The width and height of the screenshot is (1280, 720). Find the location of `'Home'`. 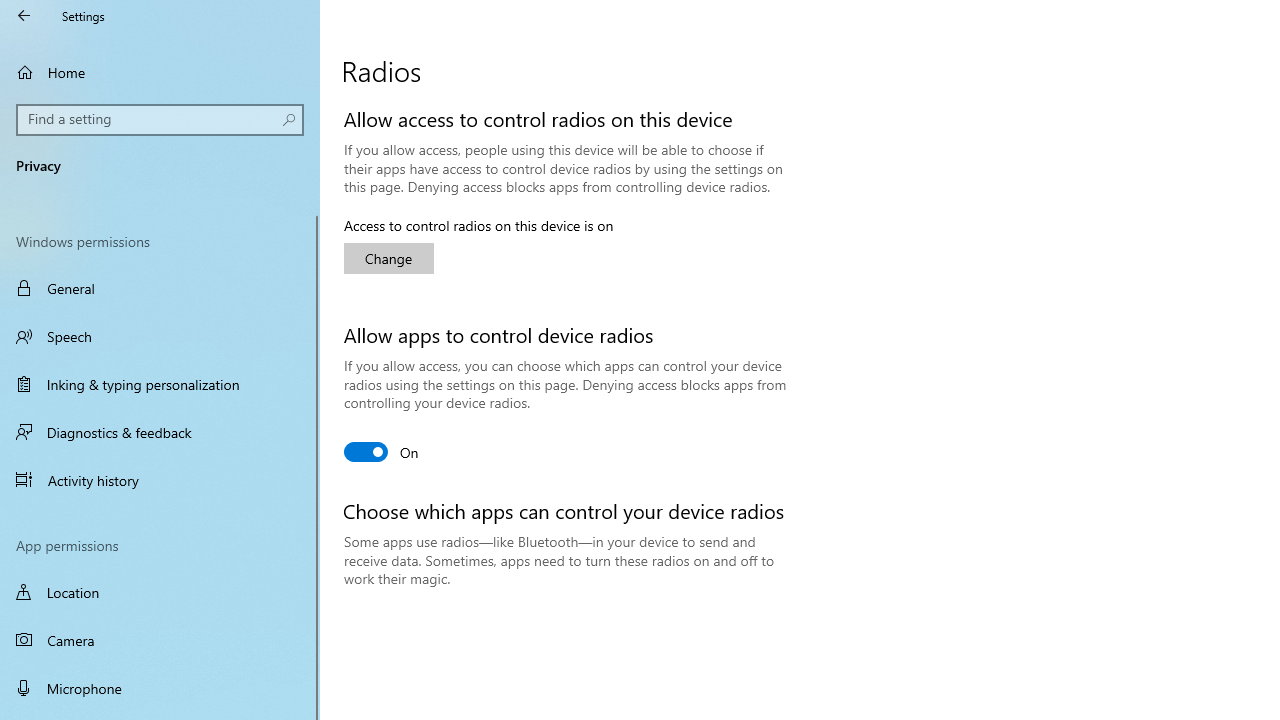

'Home' is located at coordinates (160, 71).